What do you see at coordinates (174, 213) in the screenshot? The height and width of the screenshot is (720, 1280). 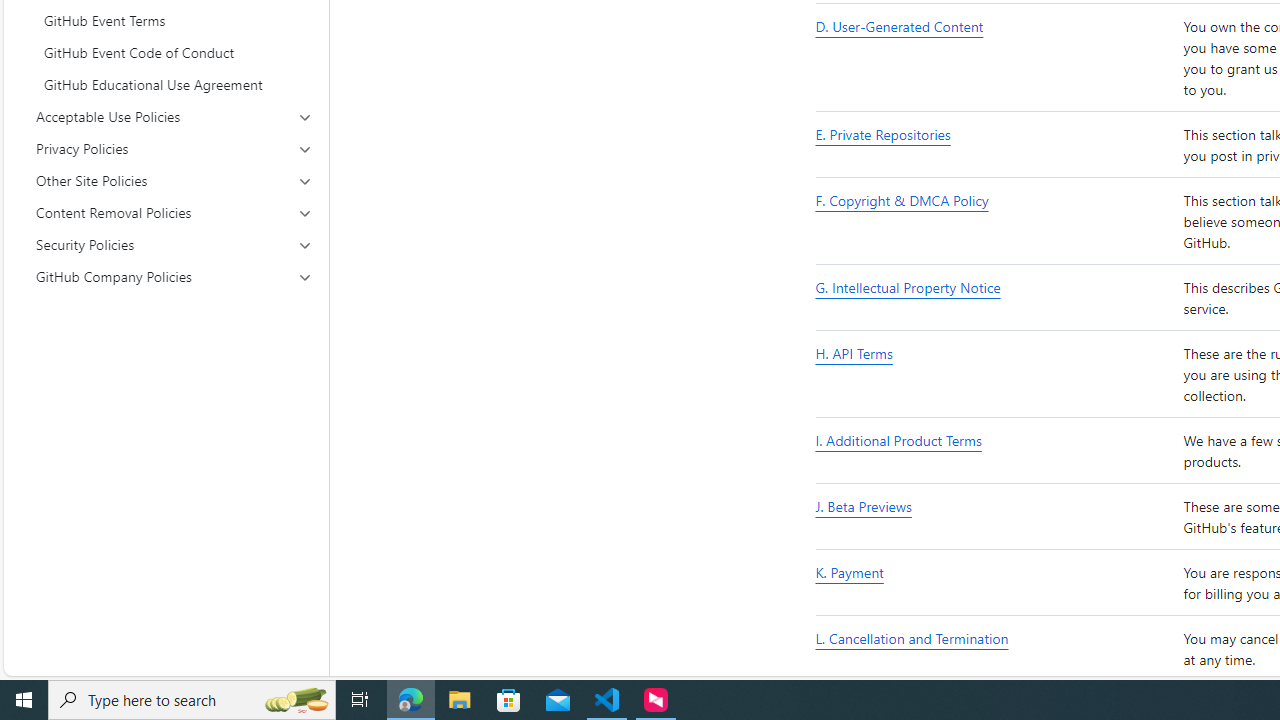 I see `'Content Removal Policies'` at bounding box center [174, 213].